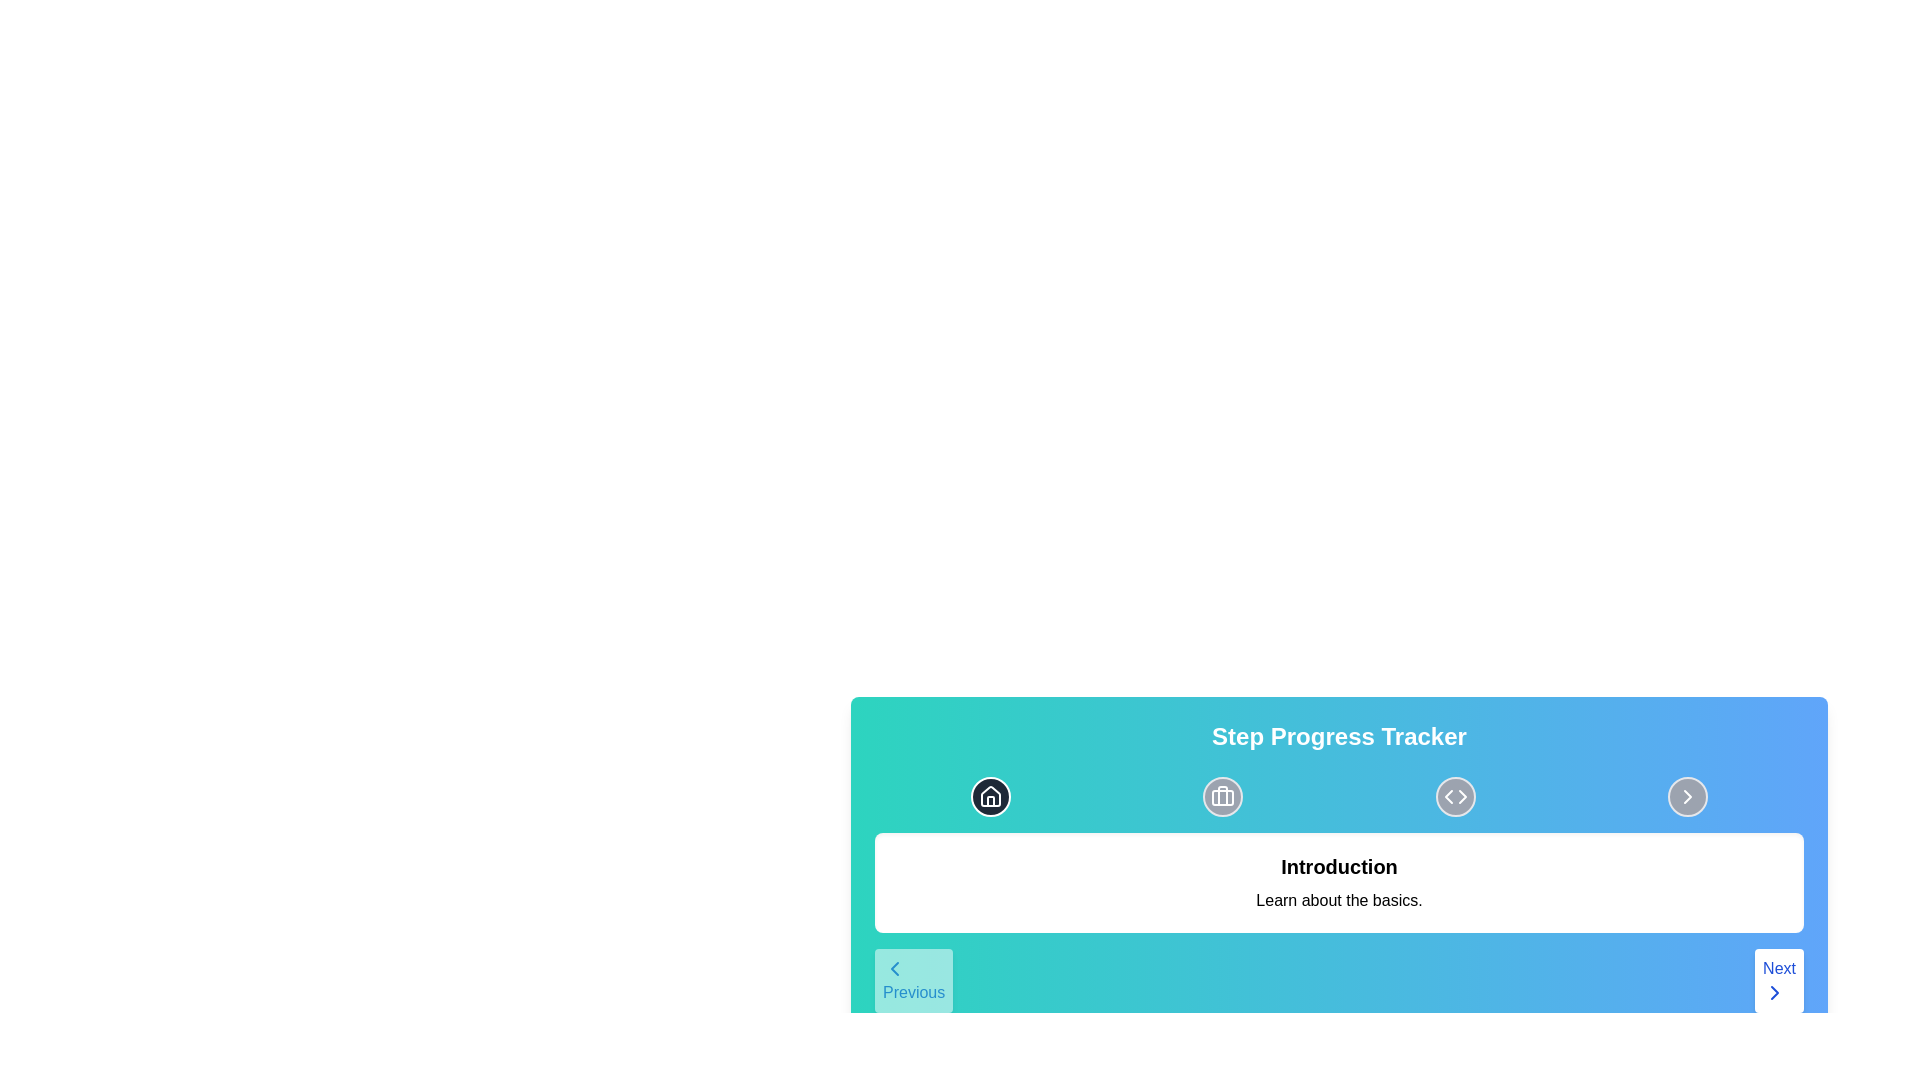 The image size is (1920, 1080). What do you see at coordinates (1222, 796) in the screenshot?
I see `the circular Icon Button with a gray background and a briefcase icon, which is the second button in the step progress tracker section` at bounding box center [1222, 796].